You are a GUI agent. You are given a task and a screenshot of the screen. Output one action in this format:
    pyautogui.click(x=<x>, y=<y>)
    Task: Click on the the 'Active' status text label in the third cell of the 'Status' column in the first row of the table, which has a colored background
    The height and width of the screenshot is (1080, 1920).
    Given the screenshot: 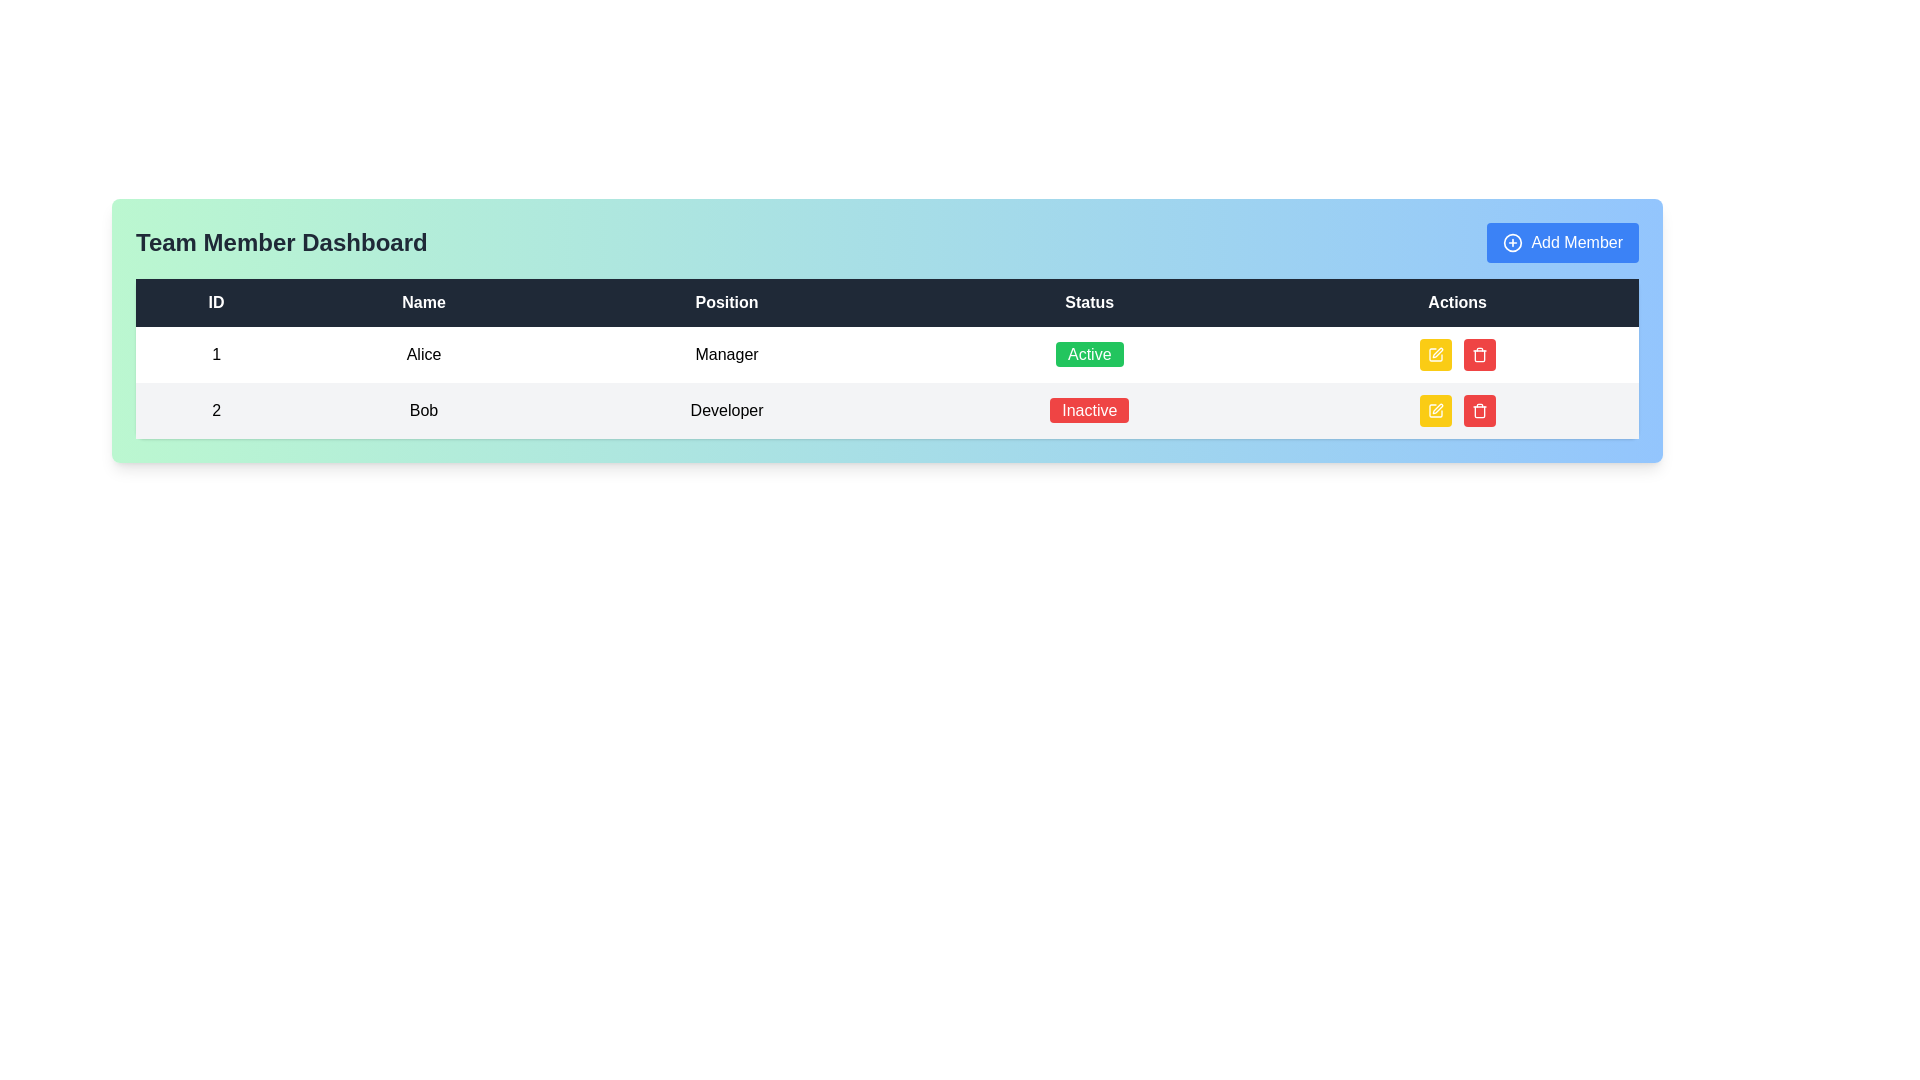 What is the action you would take?
    pyautogui.click(x=1088, y=353)
    